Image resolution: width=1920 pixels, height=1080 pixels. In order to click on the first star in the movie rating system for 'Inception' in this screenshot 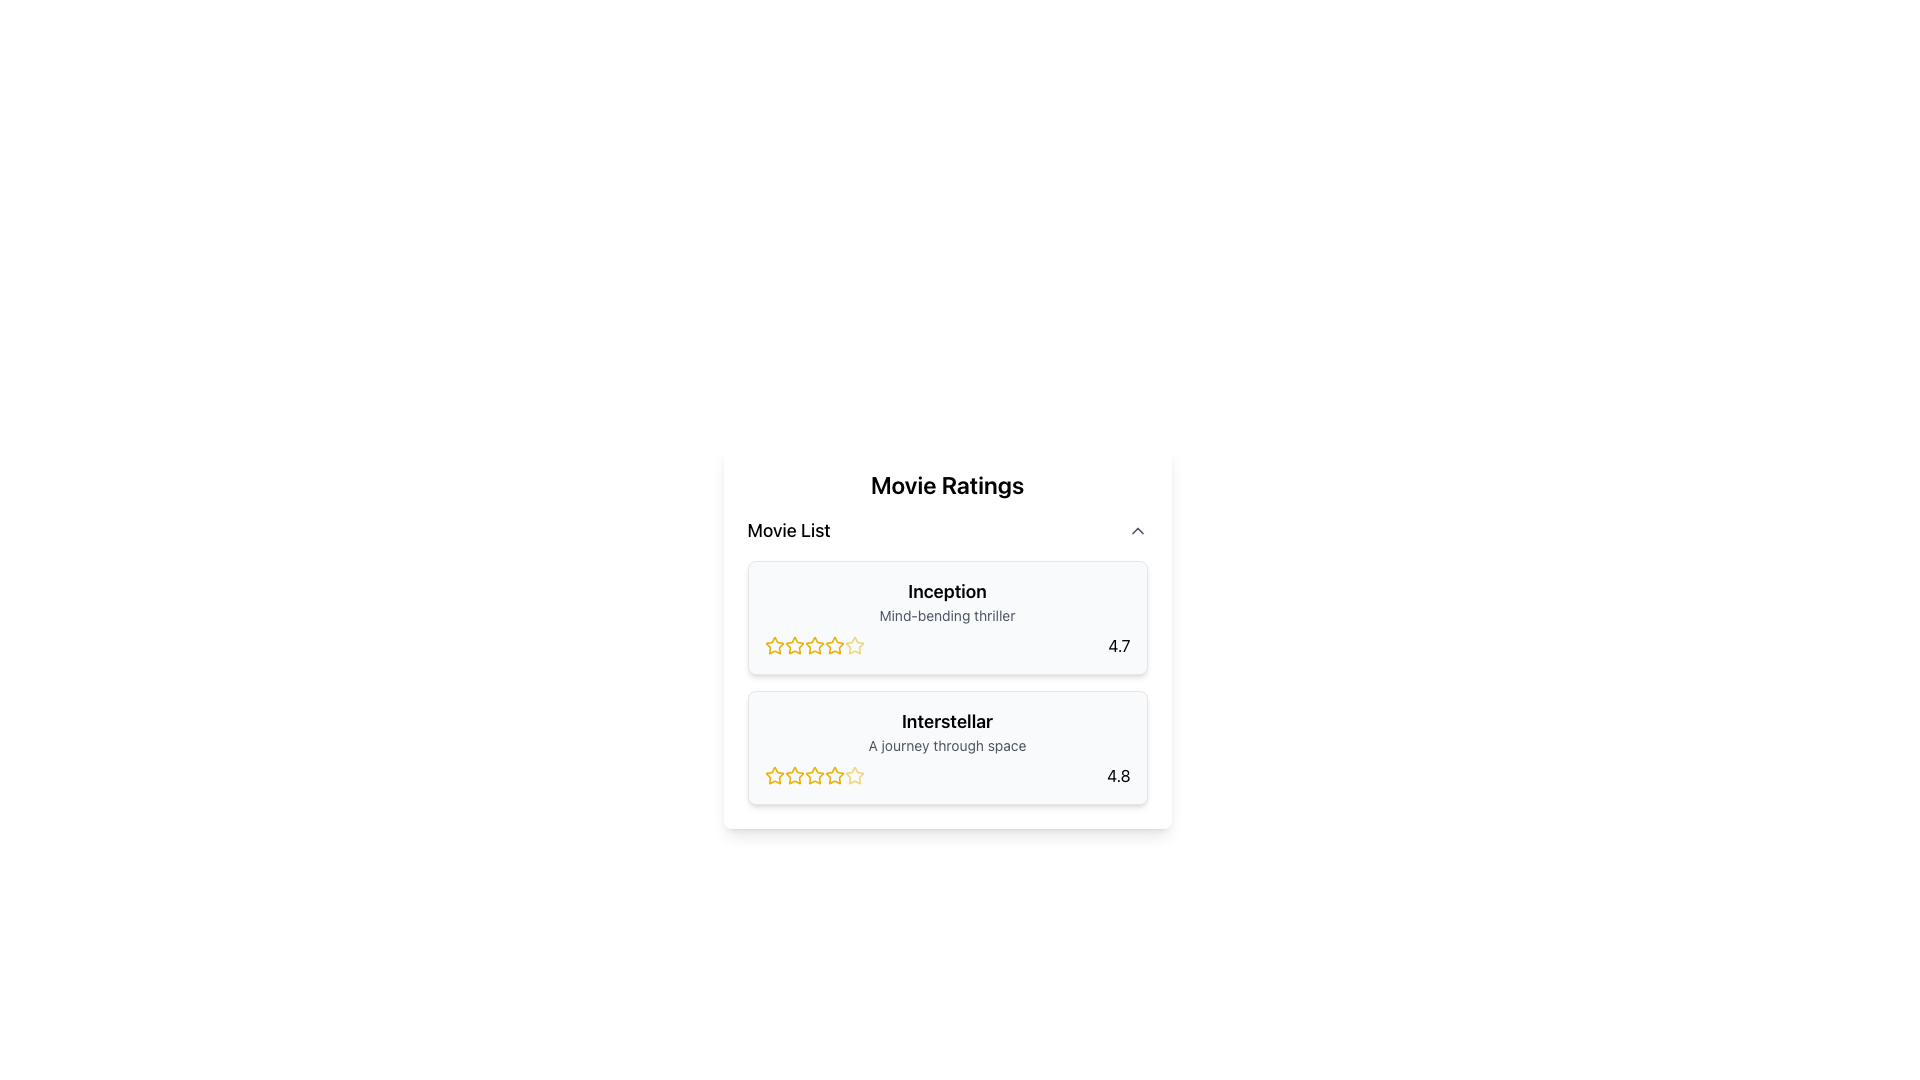, I will do `click(773, 645)`.